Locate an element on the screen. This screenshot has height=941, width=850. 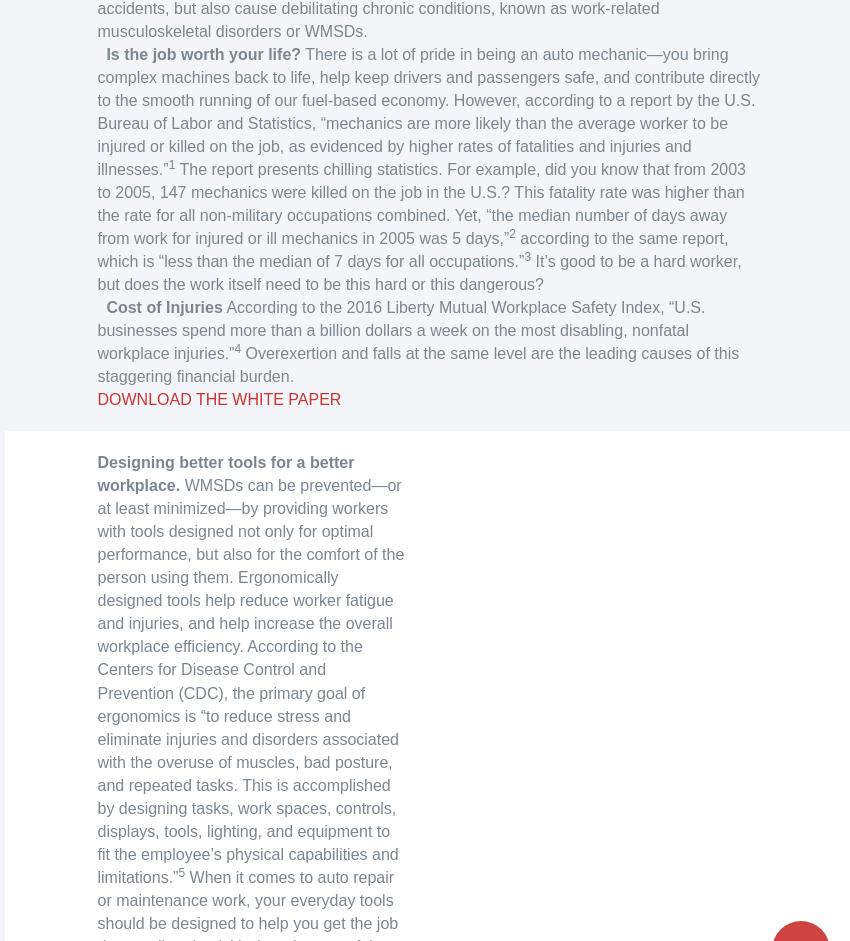
'according to the same report, which is “less than the median of 7 days for all occupations.”' is located at coordinates (412, 247).